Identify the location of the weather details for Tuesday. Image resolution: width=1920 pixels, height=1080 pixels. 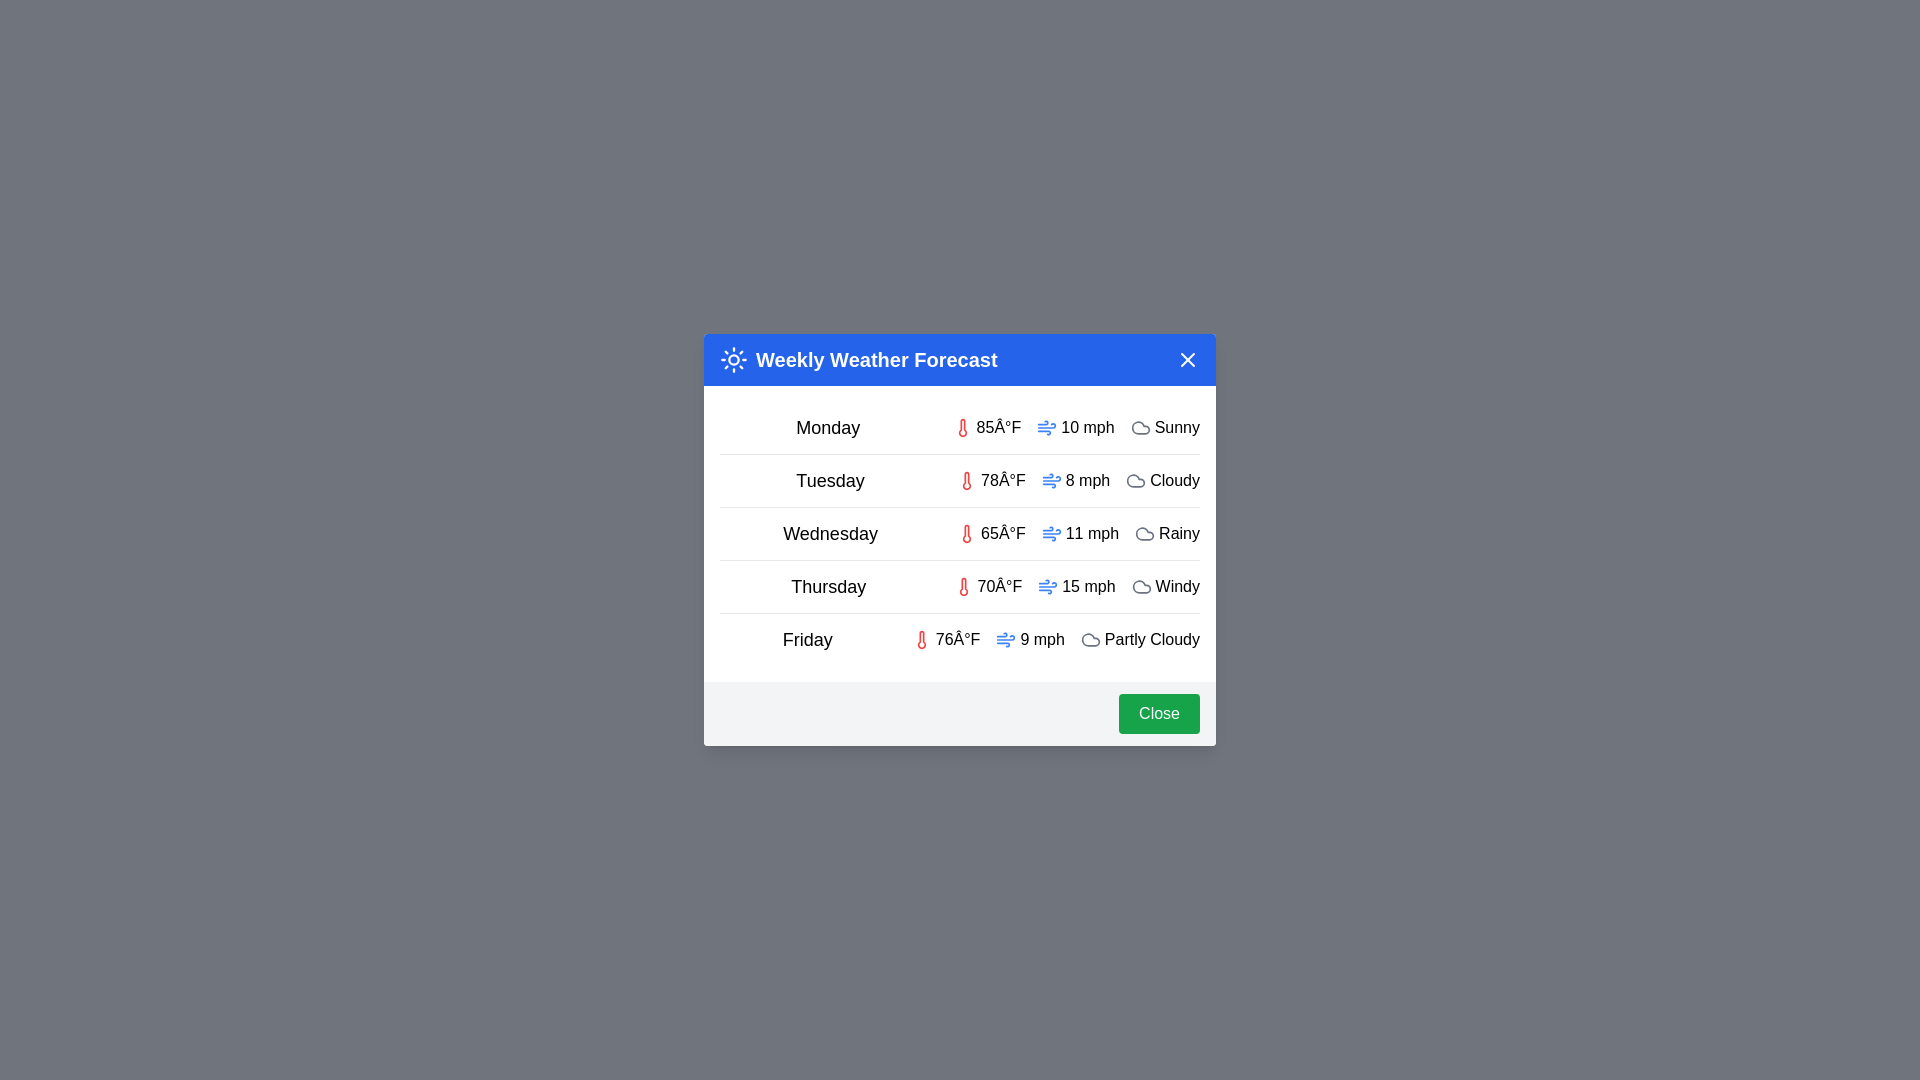
(960, 480).